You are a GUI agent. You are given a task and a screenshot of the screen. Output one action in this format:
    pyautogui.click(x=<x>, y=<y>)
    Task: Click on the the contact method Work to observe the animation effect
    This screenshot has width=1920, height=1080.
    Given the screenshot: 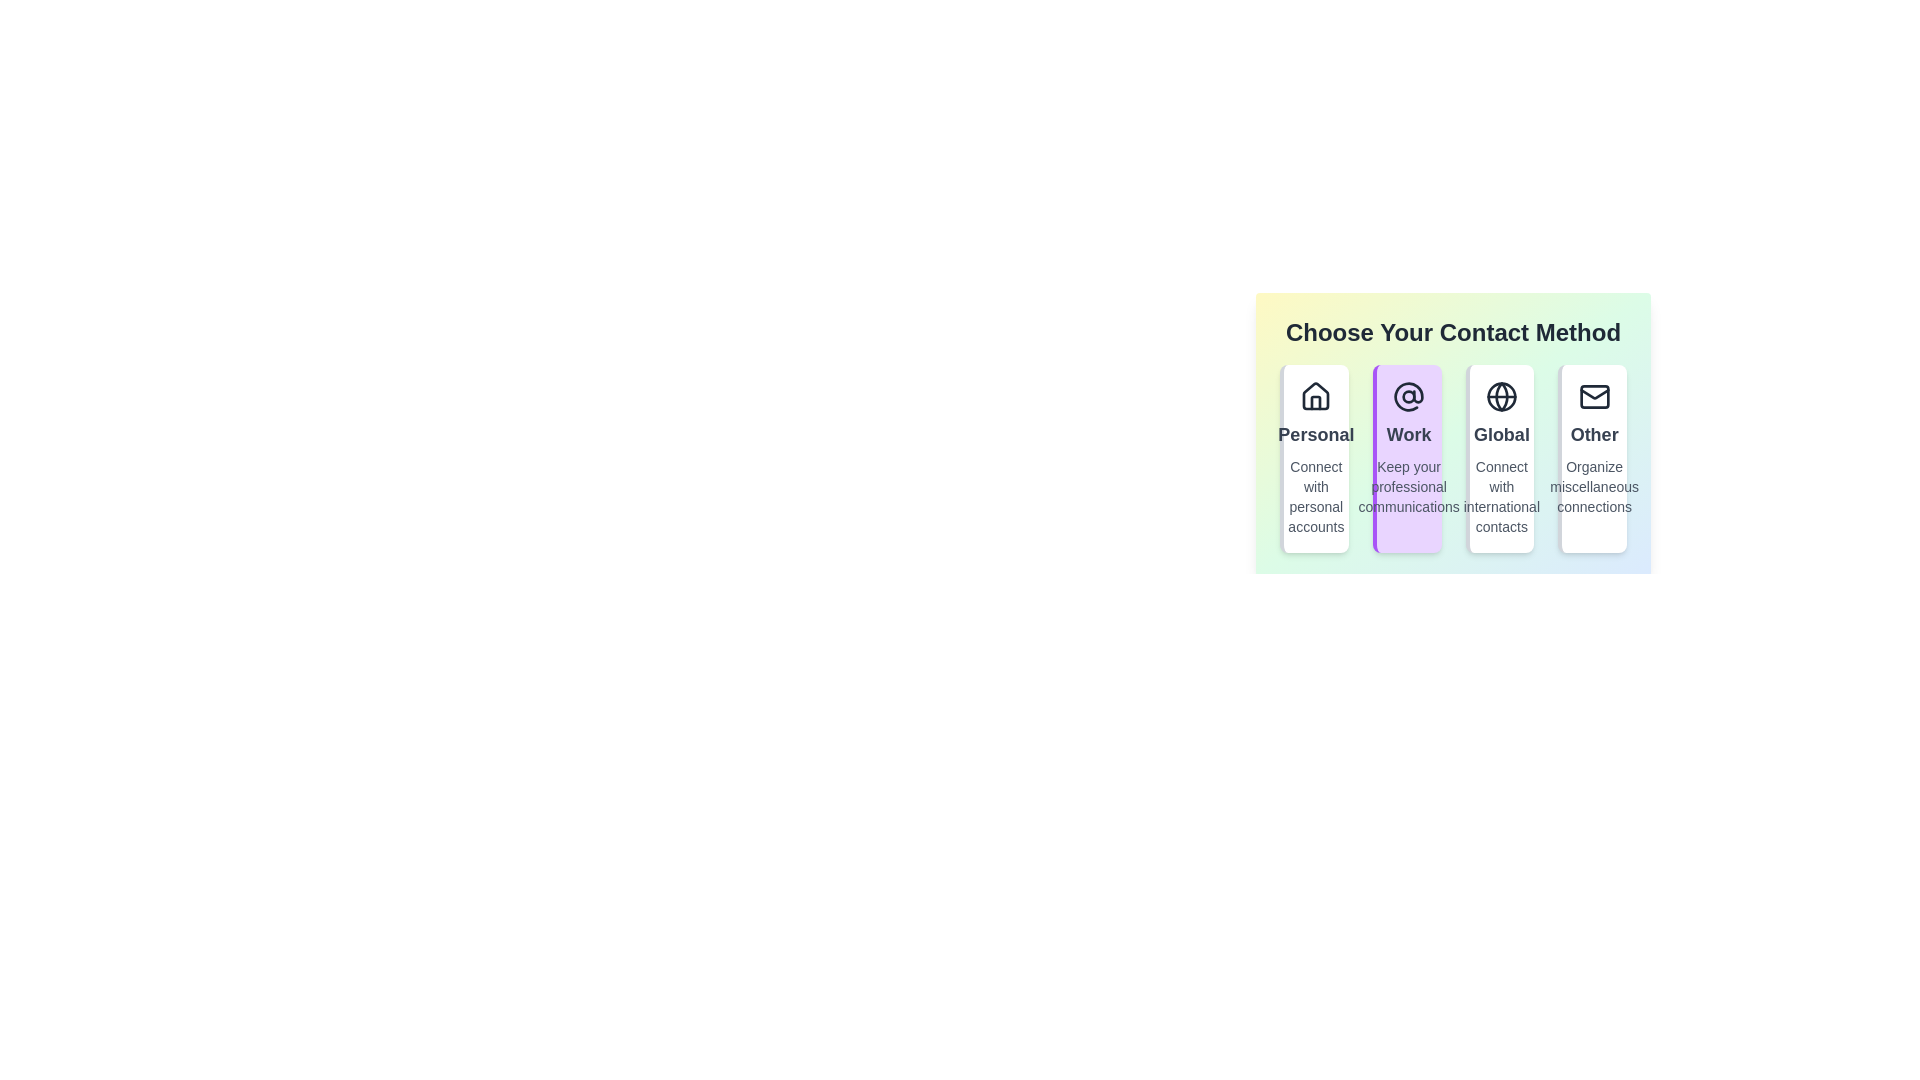 What is the action you would take?
    pyautogui.click(x=1406, y=459)
    